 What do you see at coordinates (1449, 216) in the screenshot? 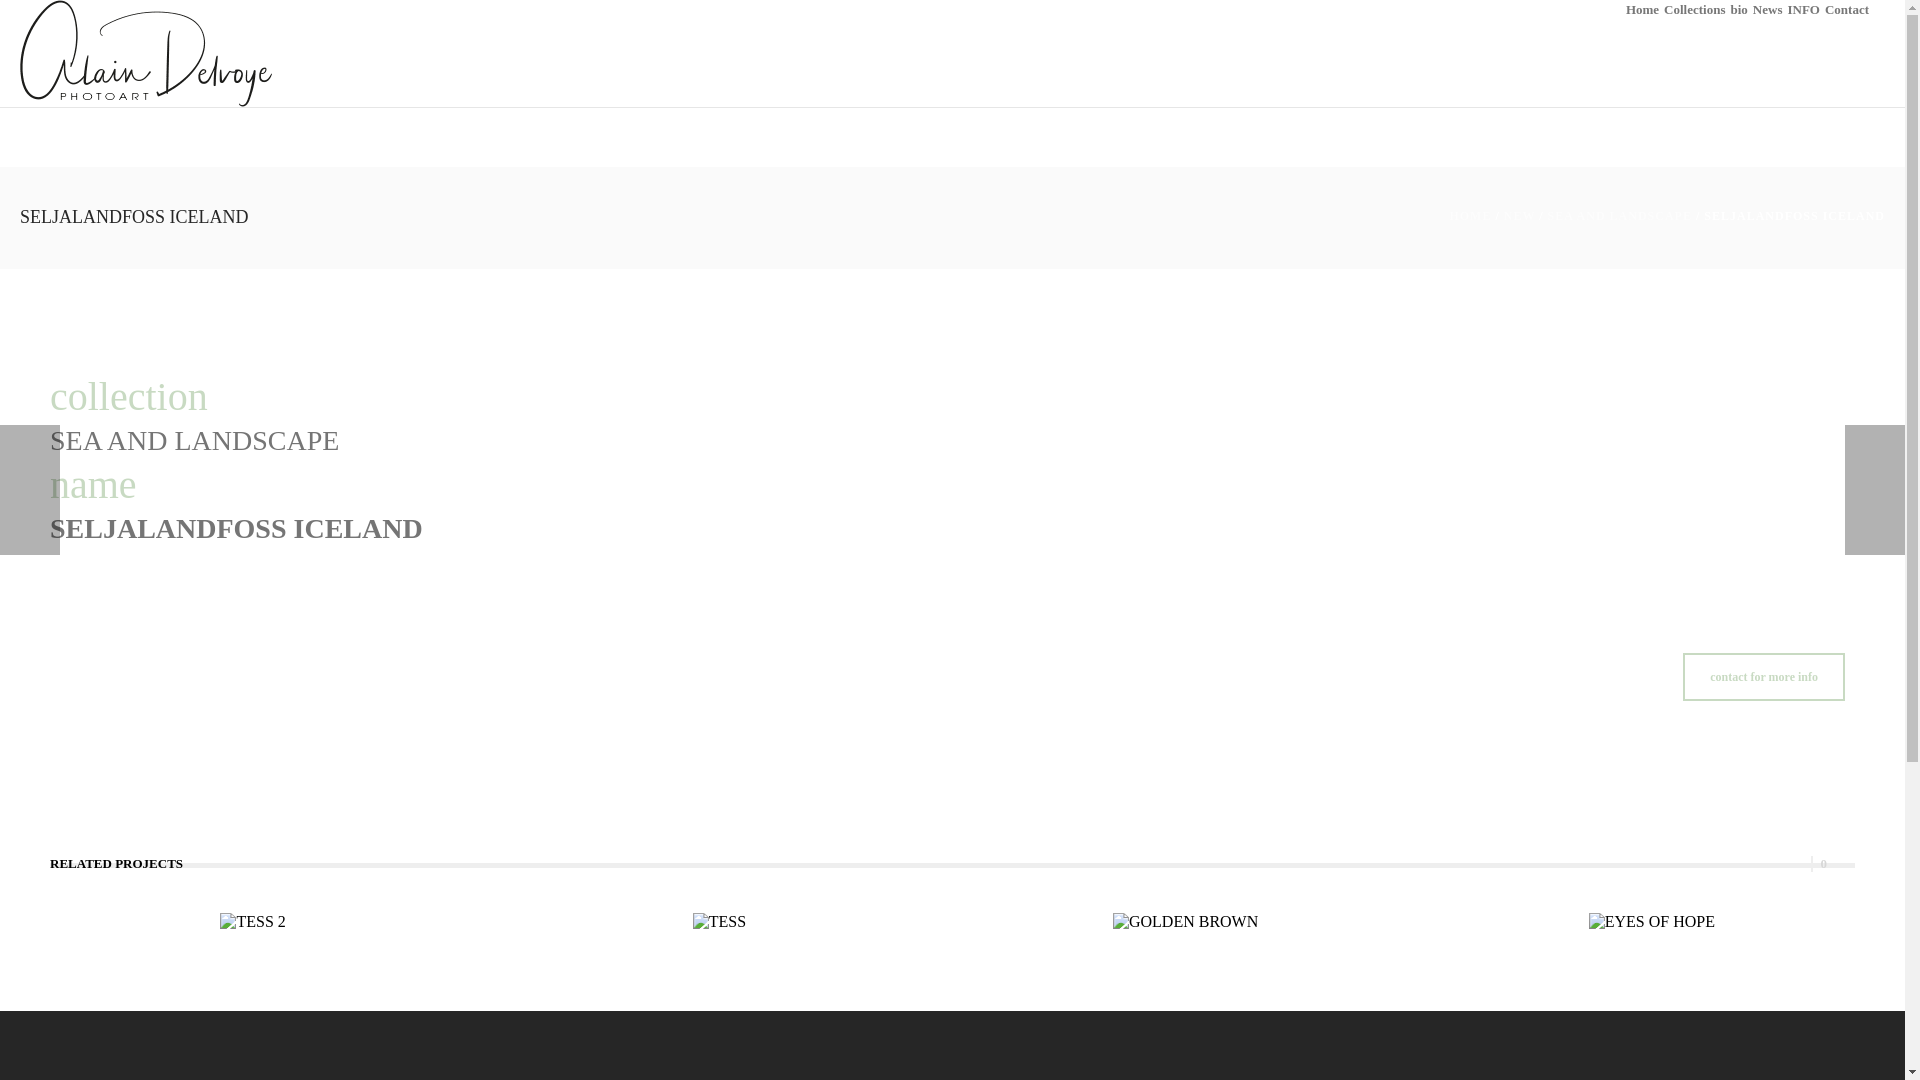
I see `'HOME'` at bounding box center [1449, 216].